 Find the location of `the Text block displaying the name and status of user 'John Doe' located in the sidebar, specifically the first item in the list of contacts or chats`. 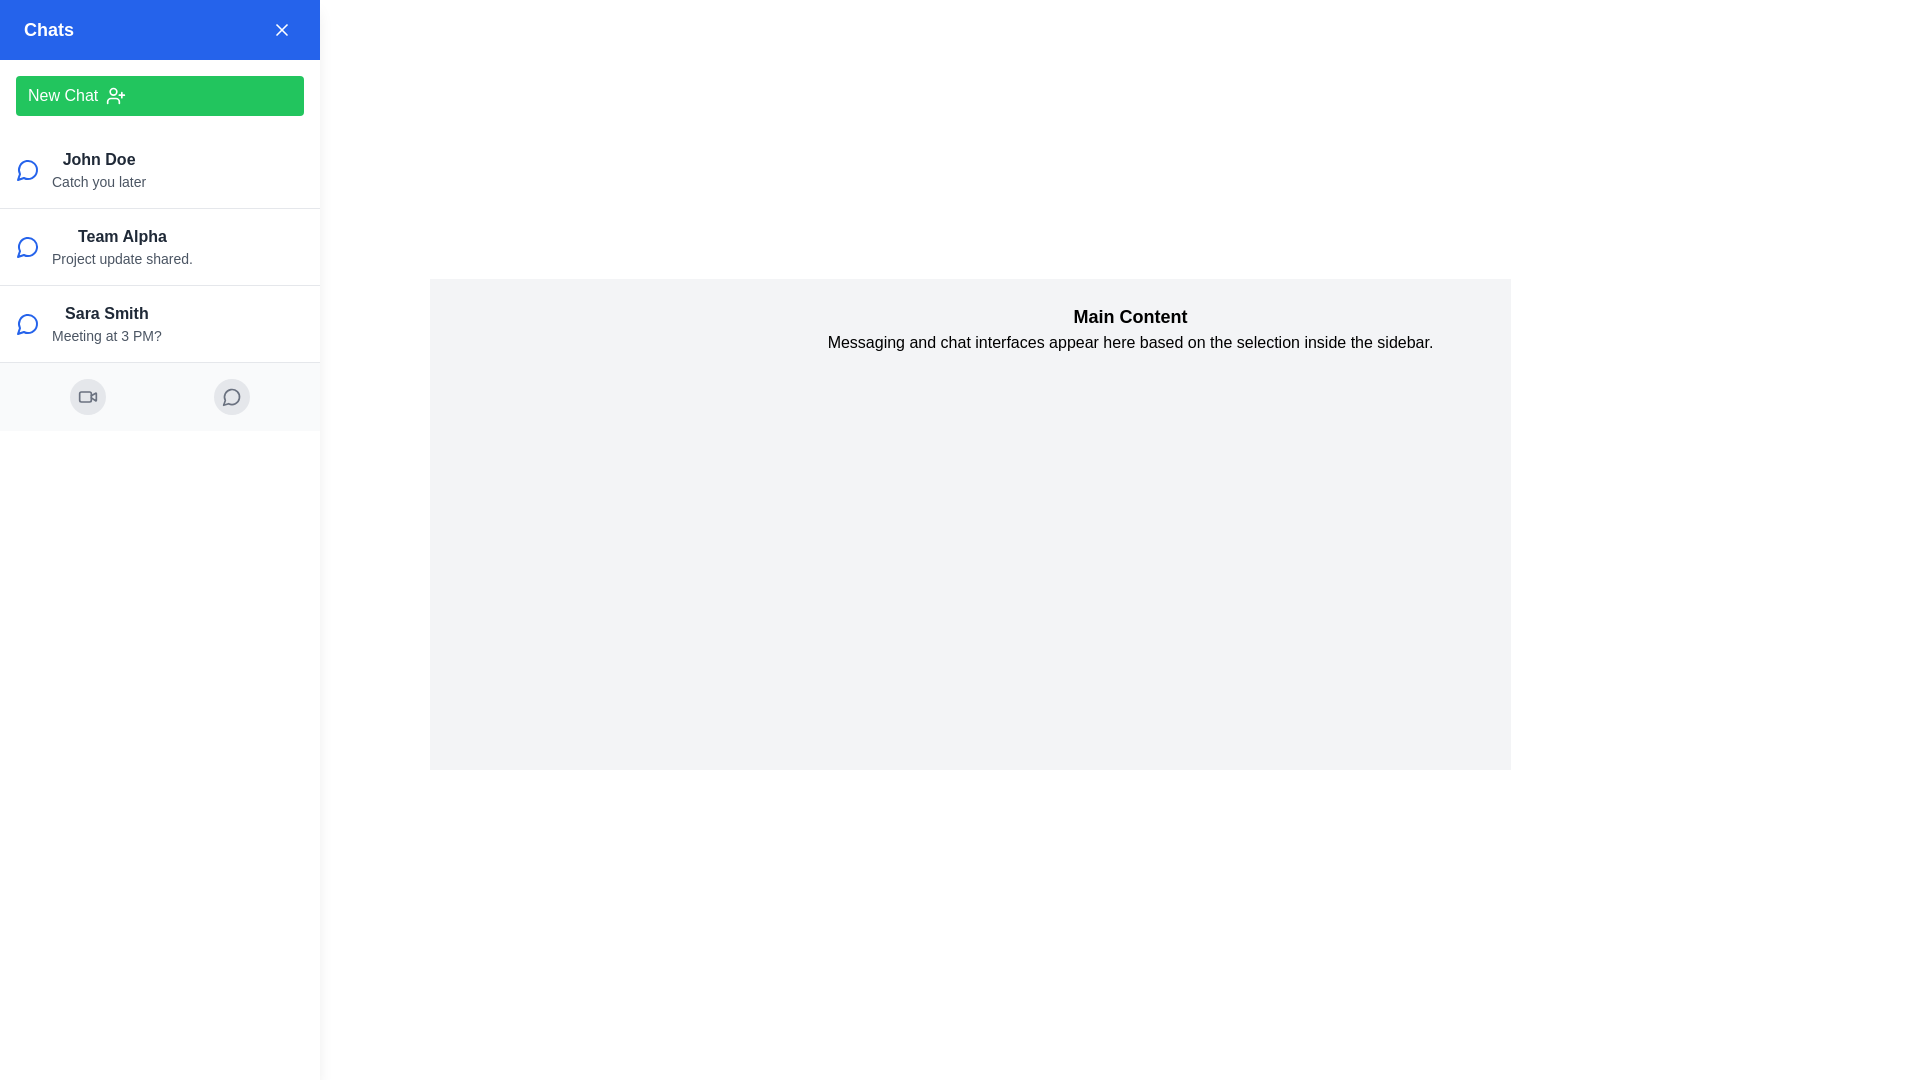

the Text block displaying the name and status of user 'John Doe' located in the sidebar, specifically the first item in the list of contacts or chats is located at coordinates (98, 168).